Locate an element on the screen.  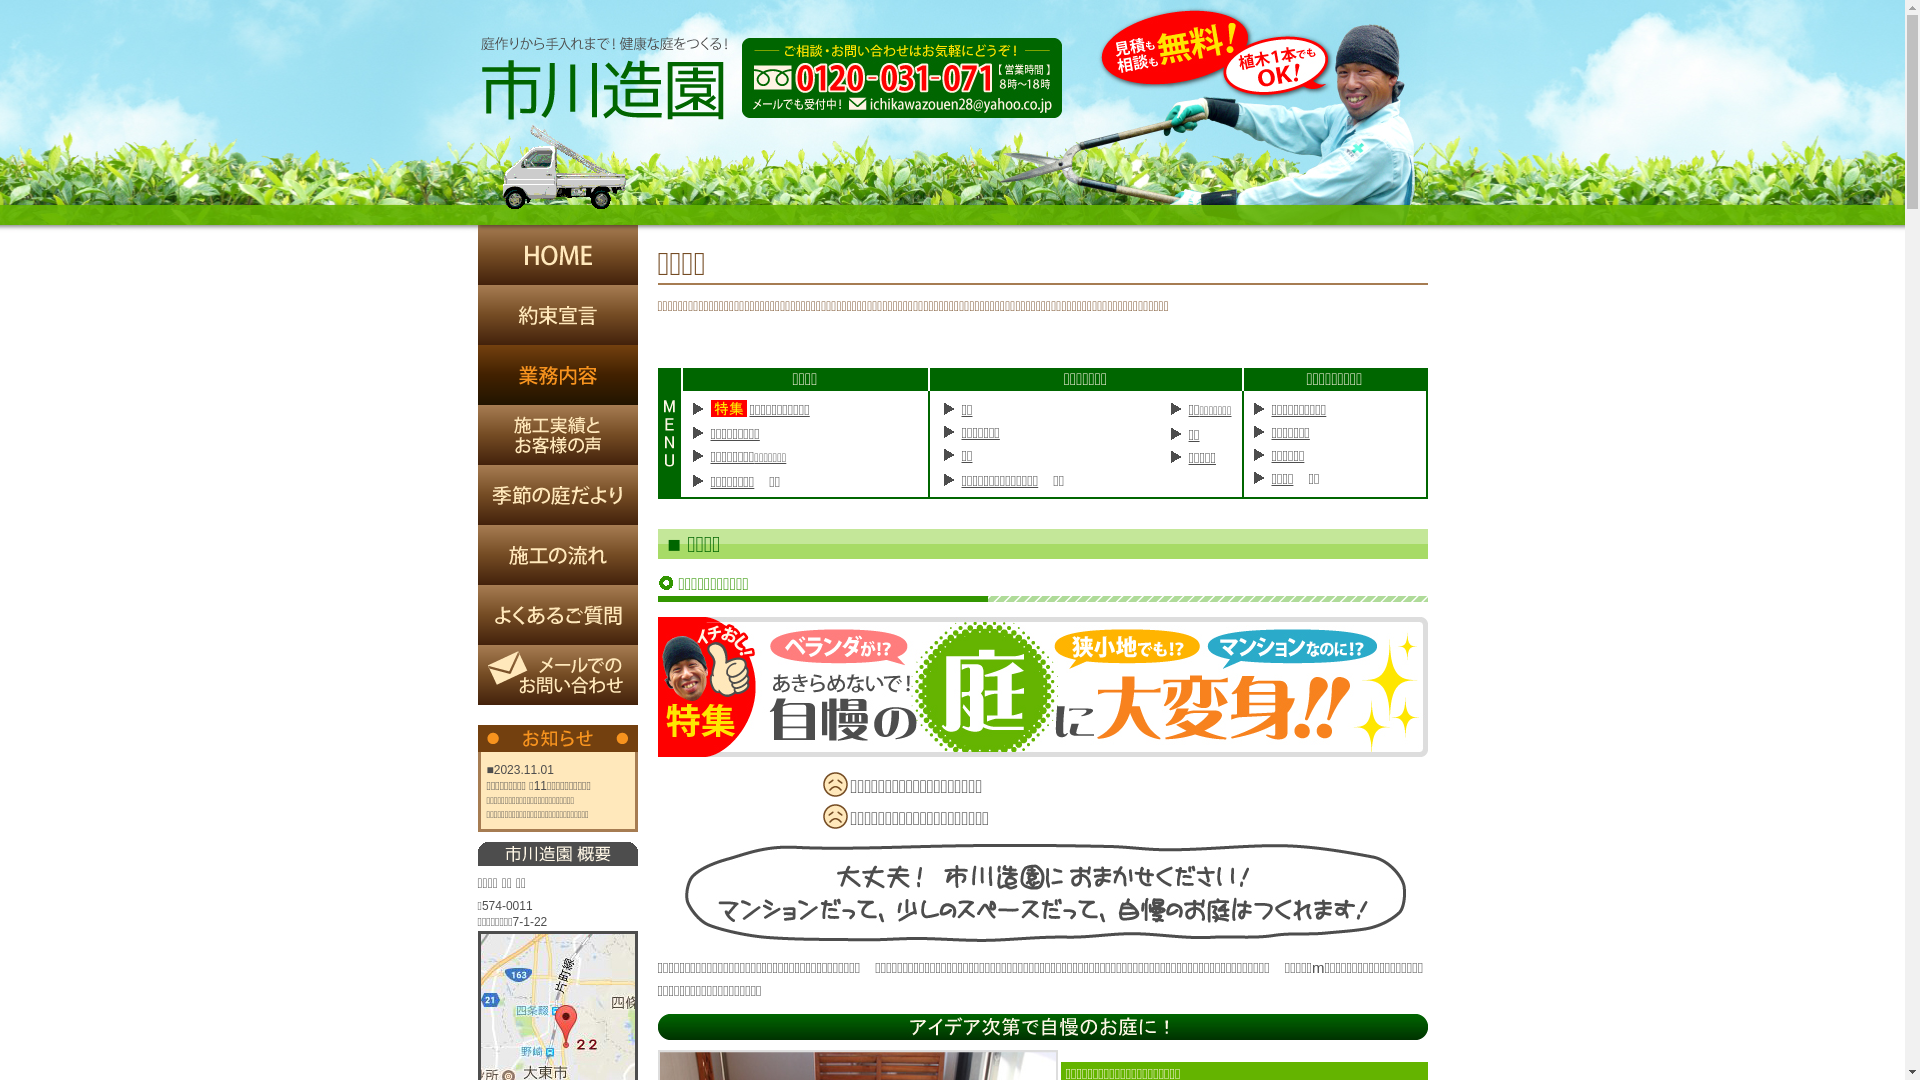
'HOME' is located at coordinates (477, 253).